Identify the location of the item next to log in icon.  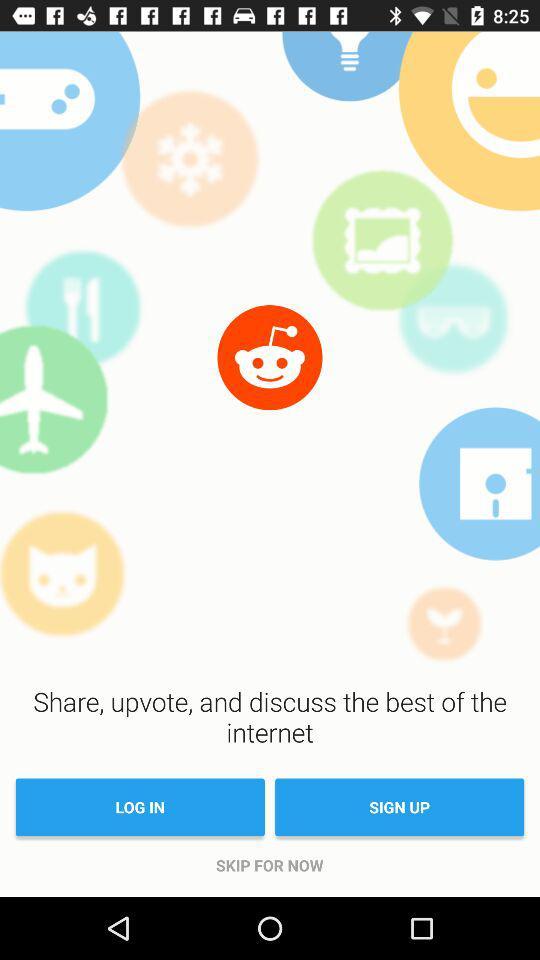
(399, 807).